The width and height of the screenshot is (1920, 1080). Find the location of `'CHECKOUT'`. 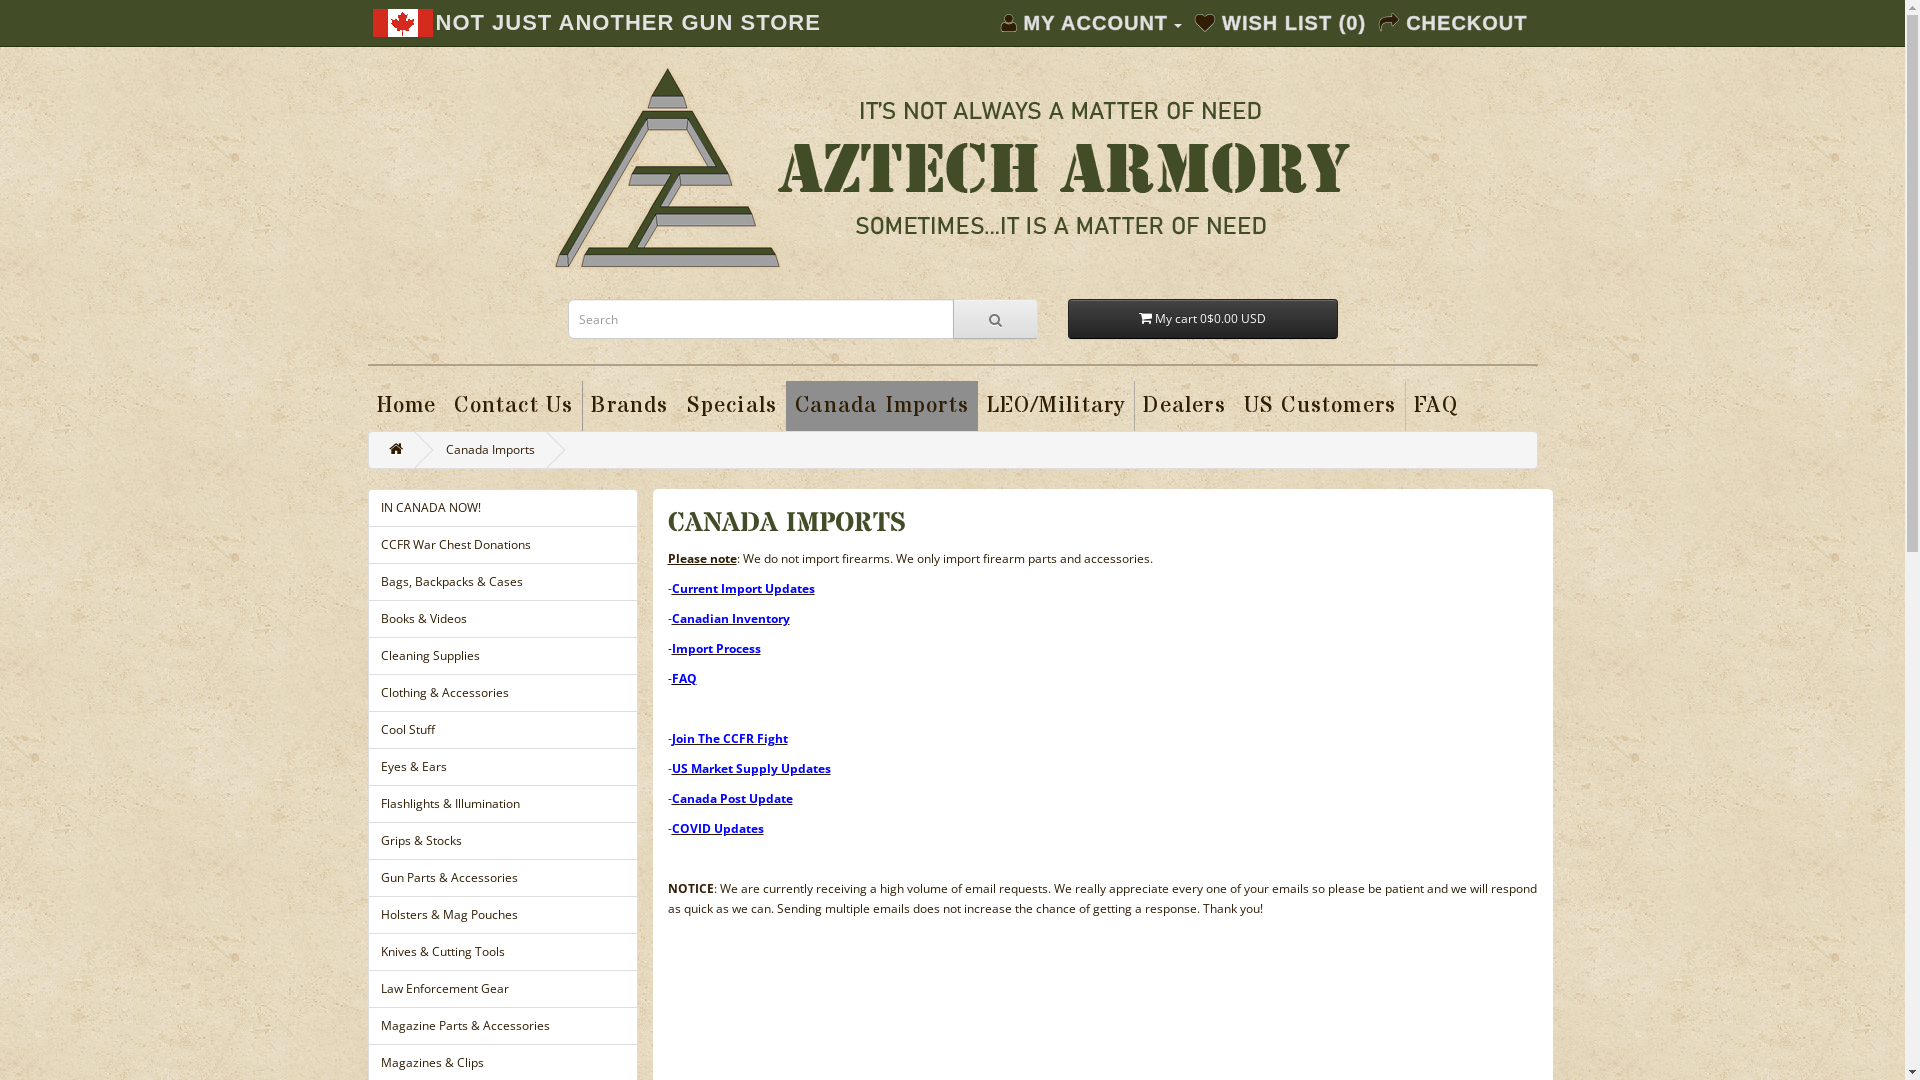

'CHECKOUT' is located at coordinates (1453, 23).